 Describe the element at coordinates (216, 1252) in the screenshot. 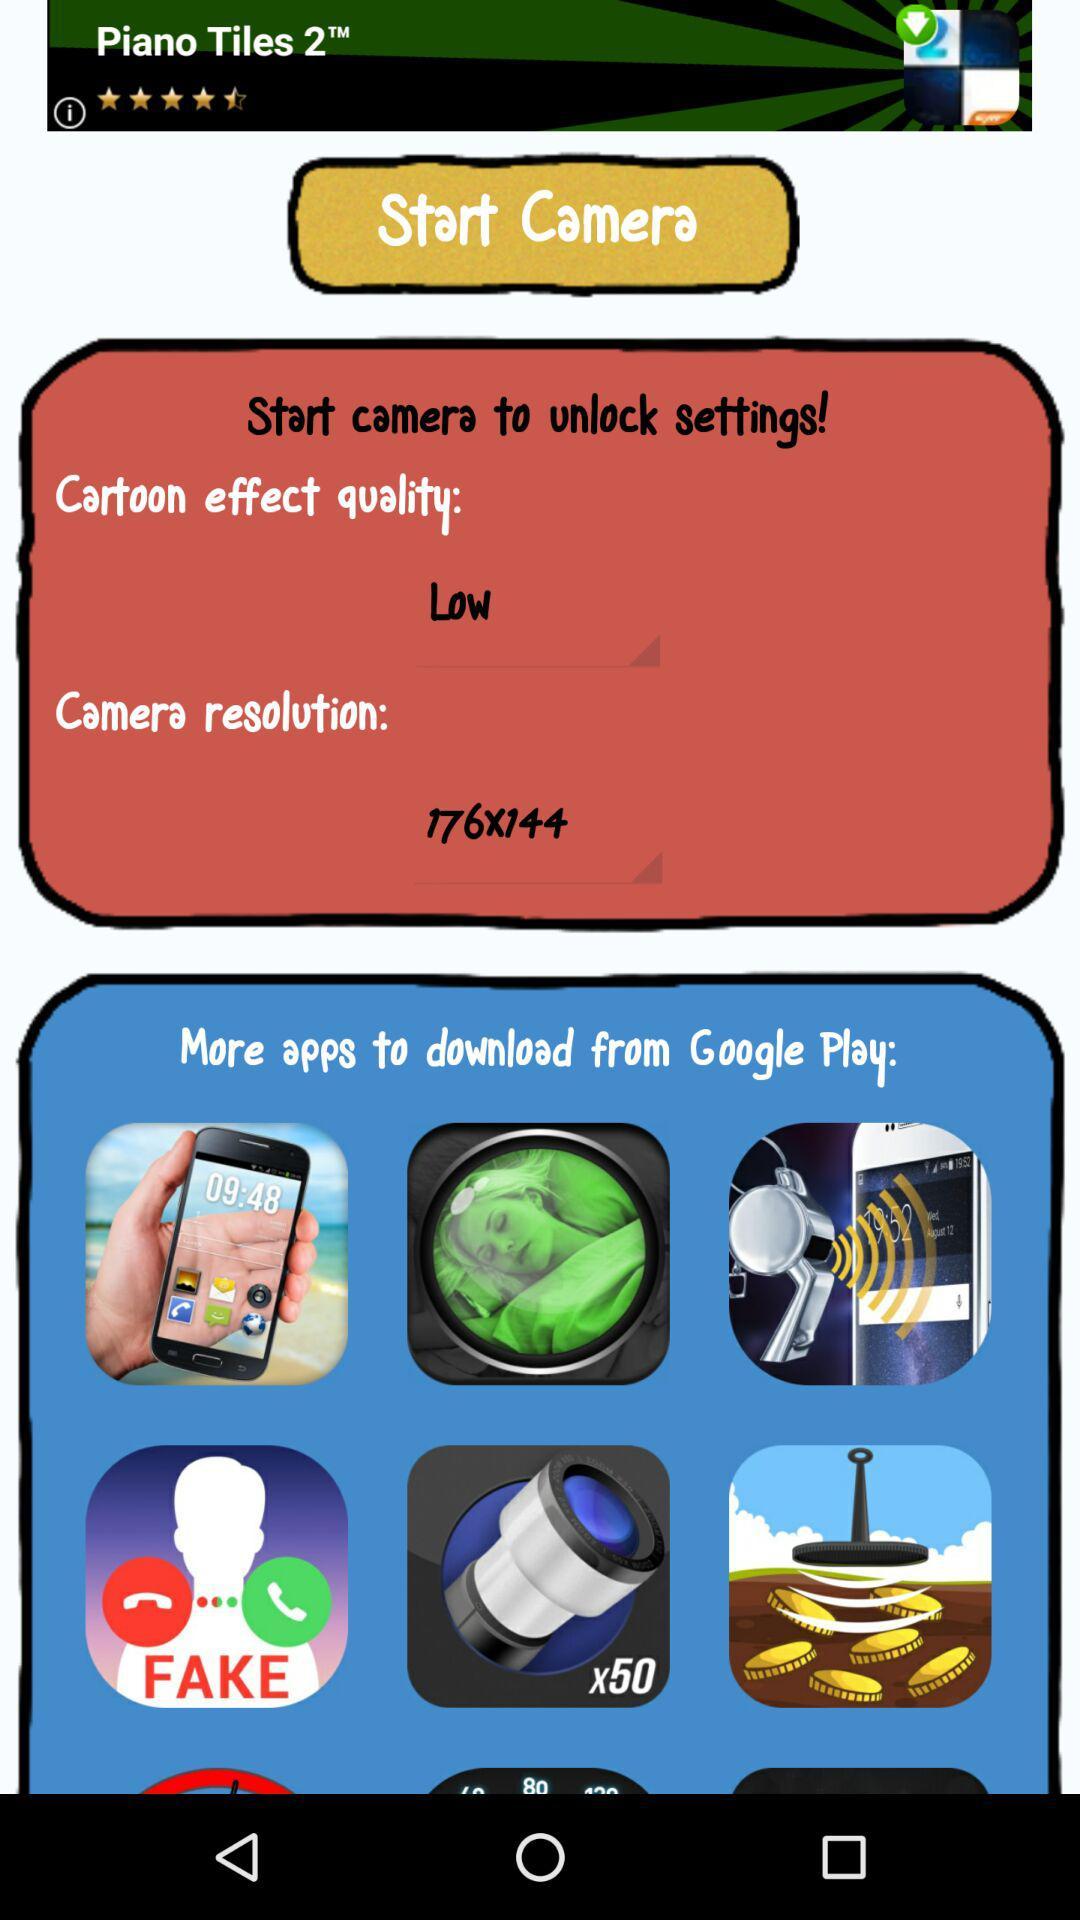

I see `app options` at that location.